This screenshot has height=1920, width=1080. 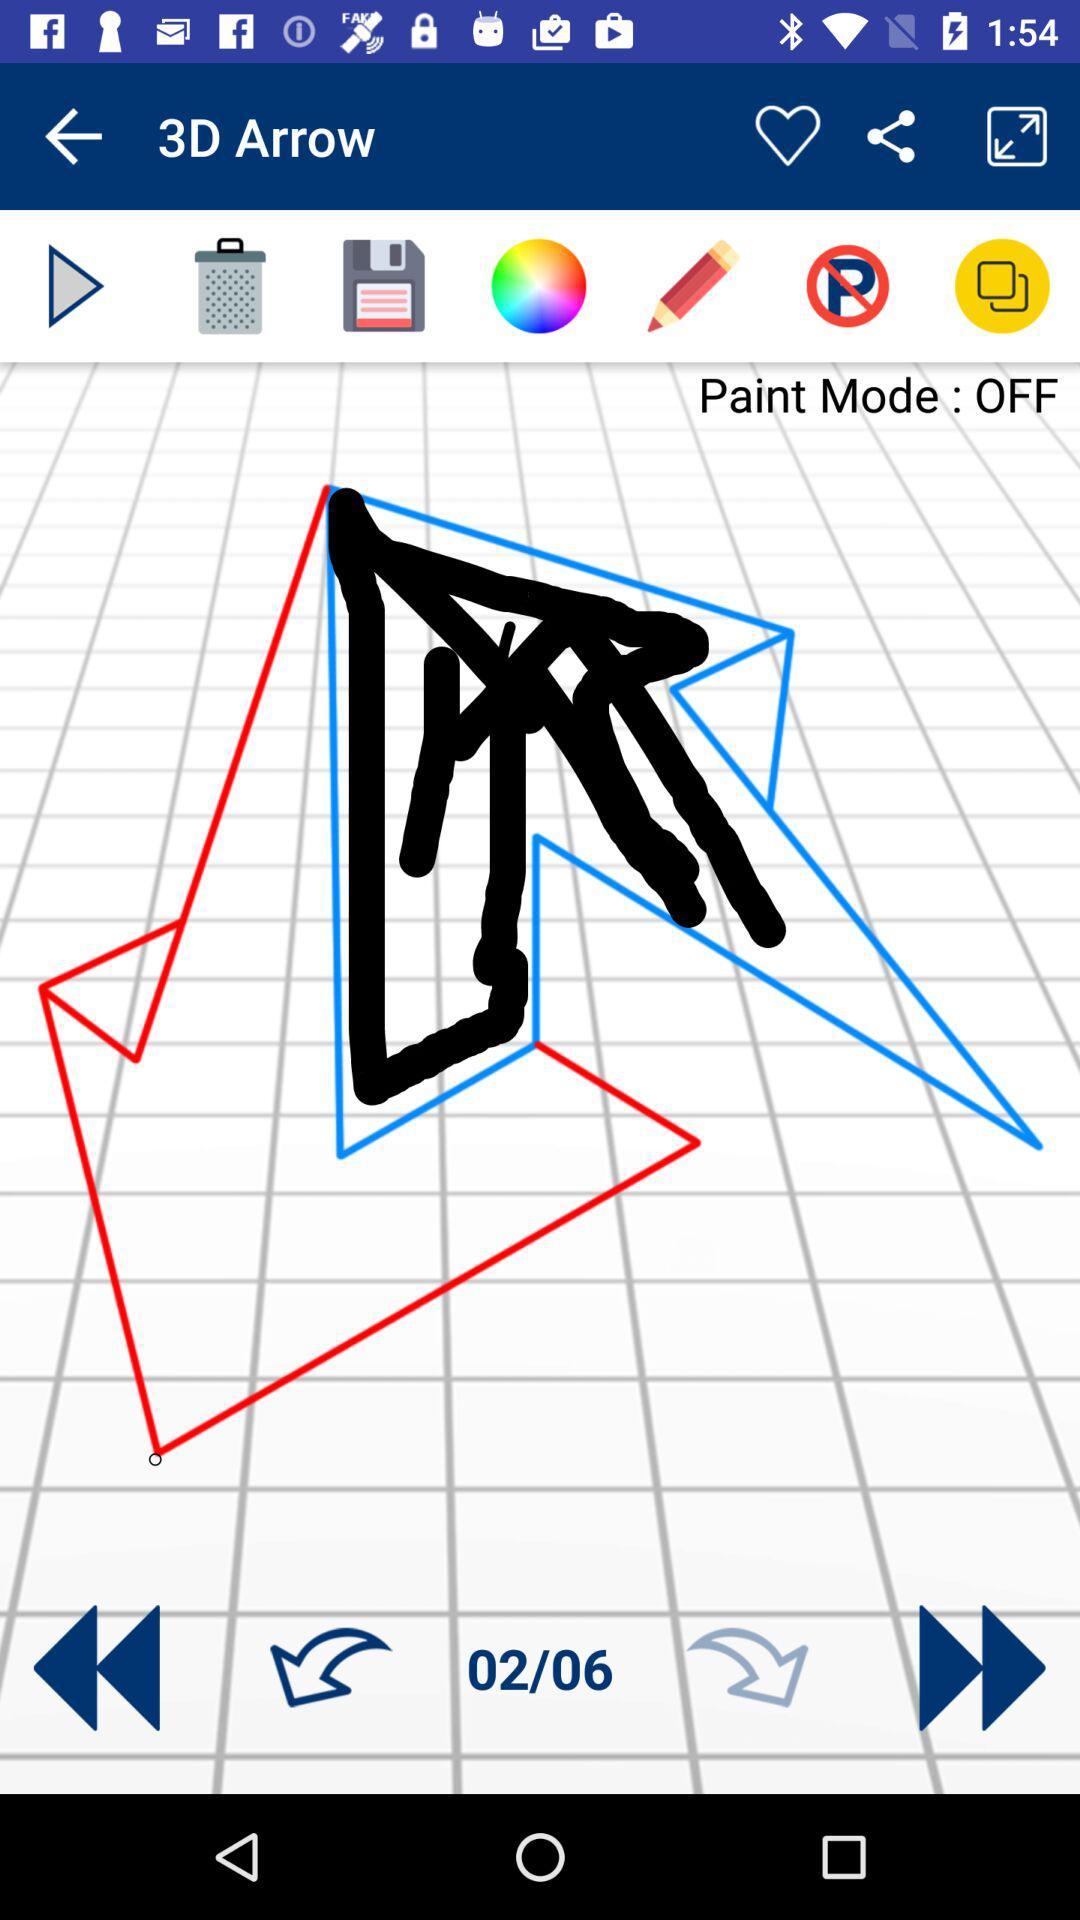 I want to click on go forward, so click(x=747, y=1668).